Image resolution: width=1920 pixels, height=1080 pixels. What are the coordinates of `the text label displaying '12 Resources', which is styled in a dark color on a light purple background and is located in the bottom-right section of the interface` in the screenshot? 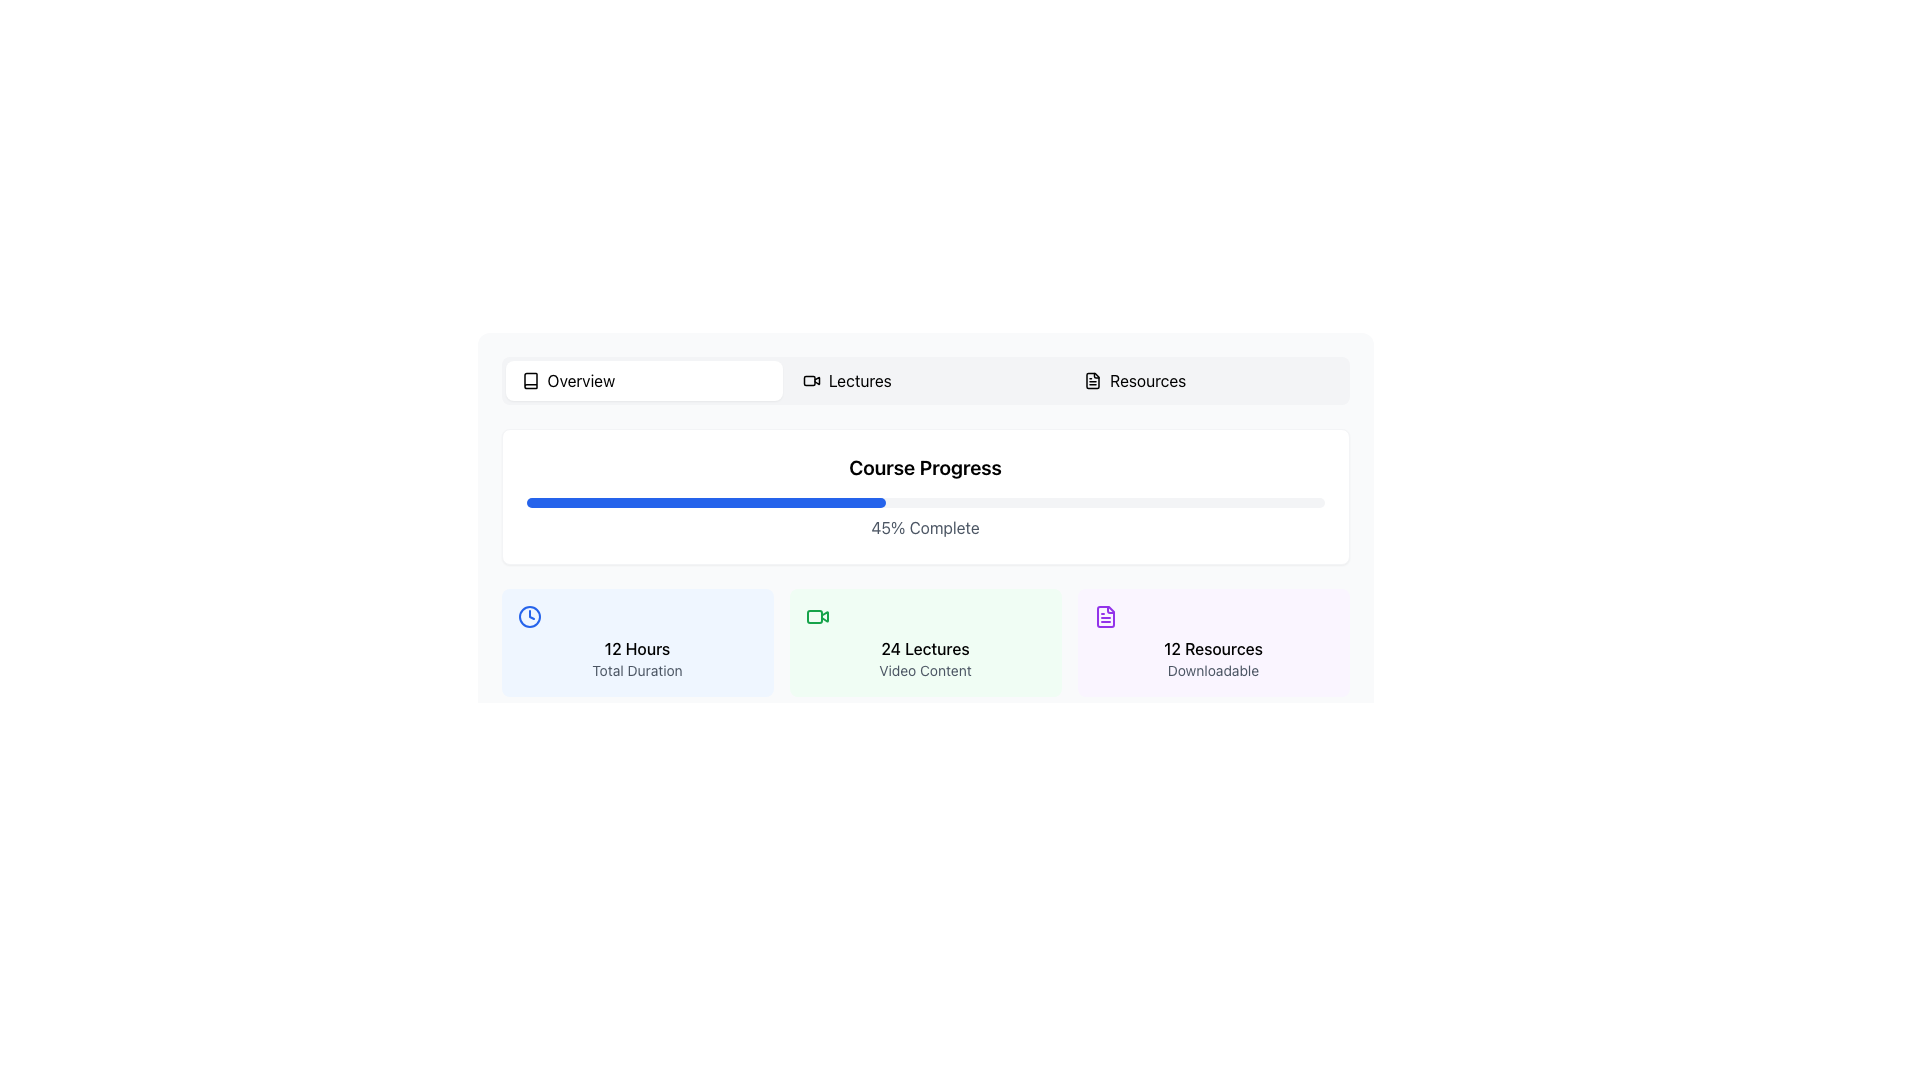 It's located at (1212, 648).